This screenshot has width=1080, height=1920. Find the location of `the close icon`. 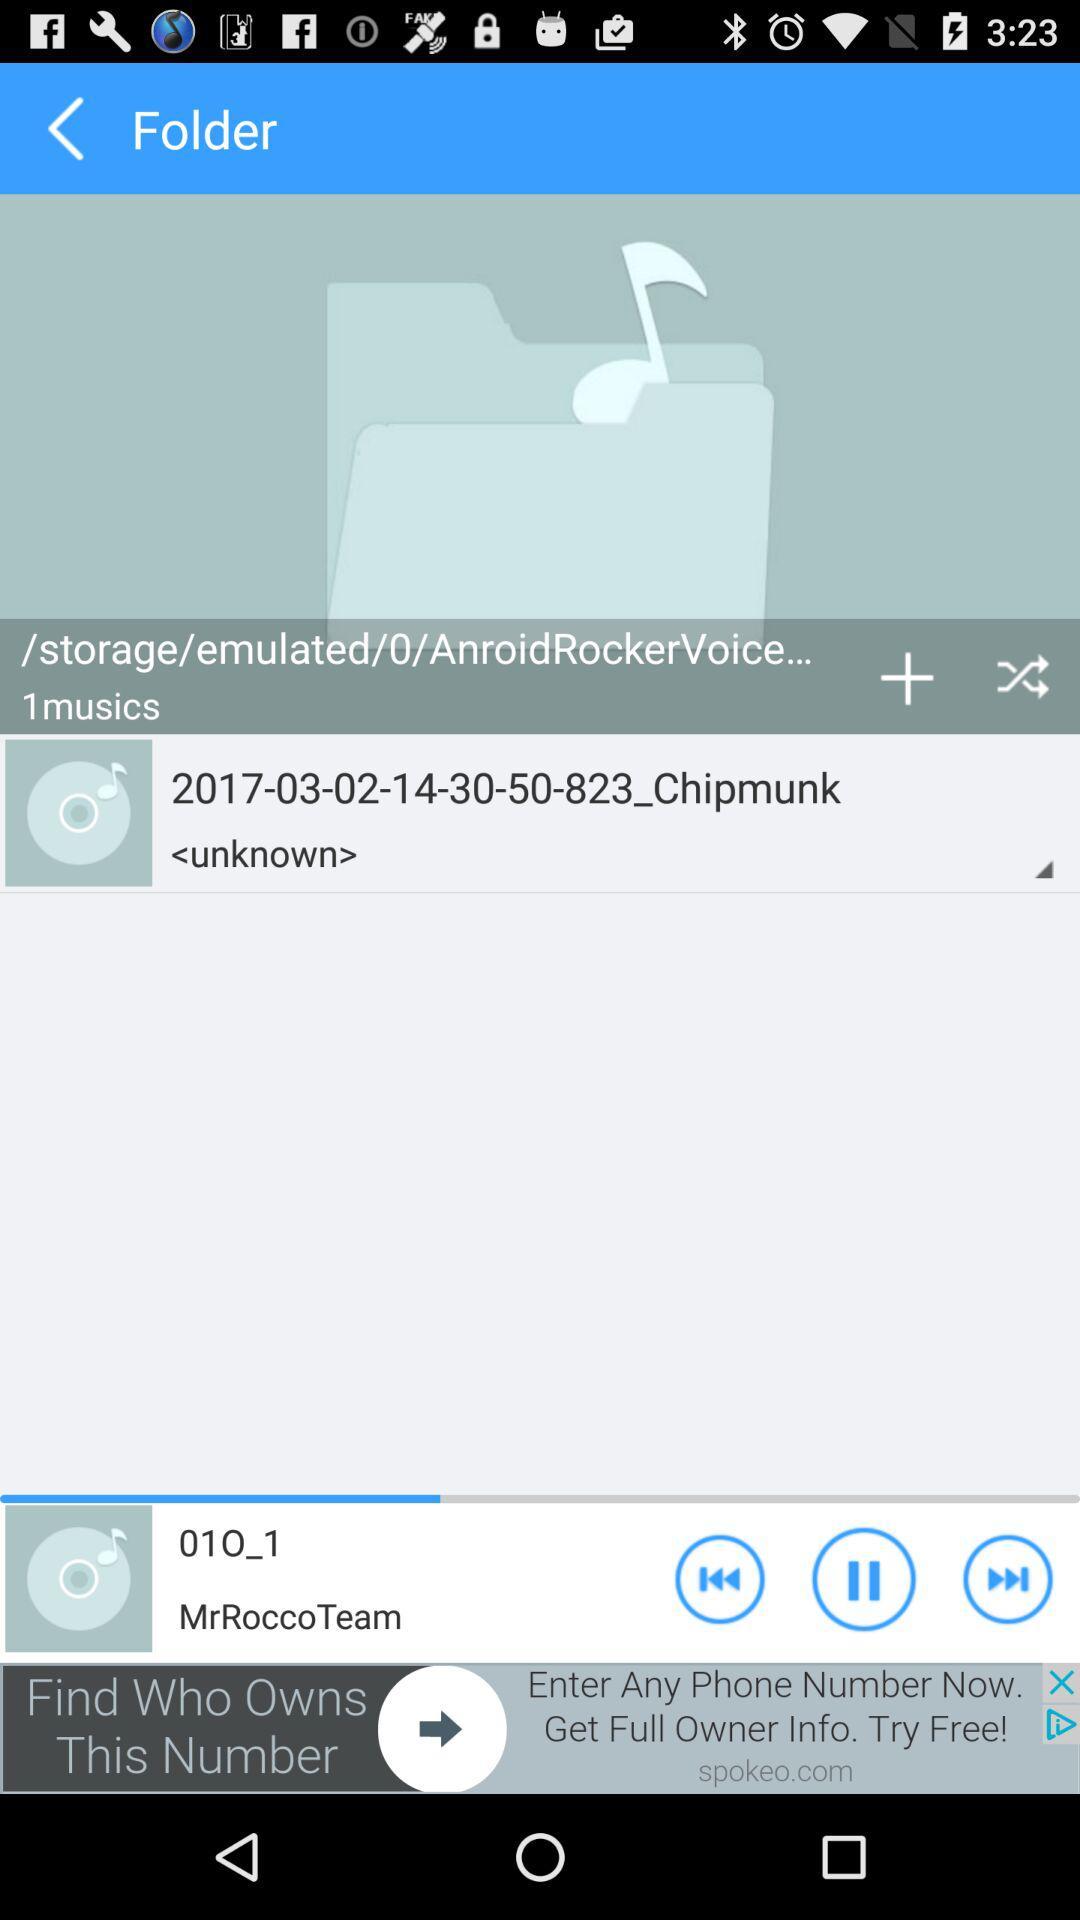

the close icon is located at coordinates (1022, 723).